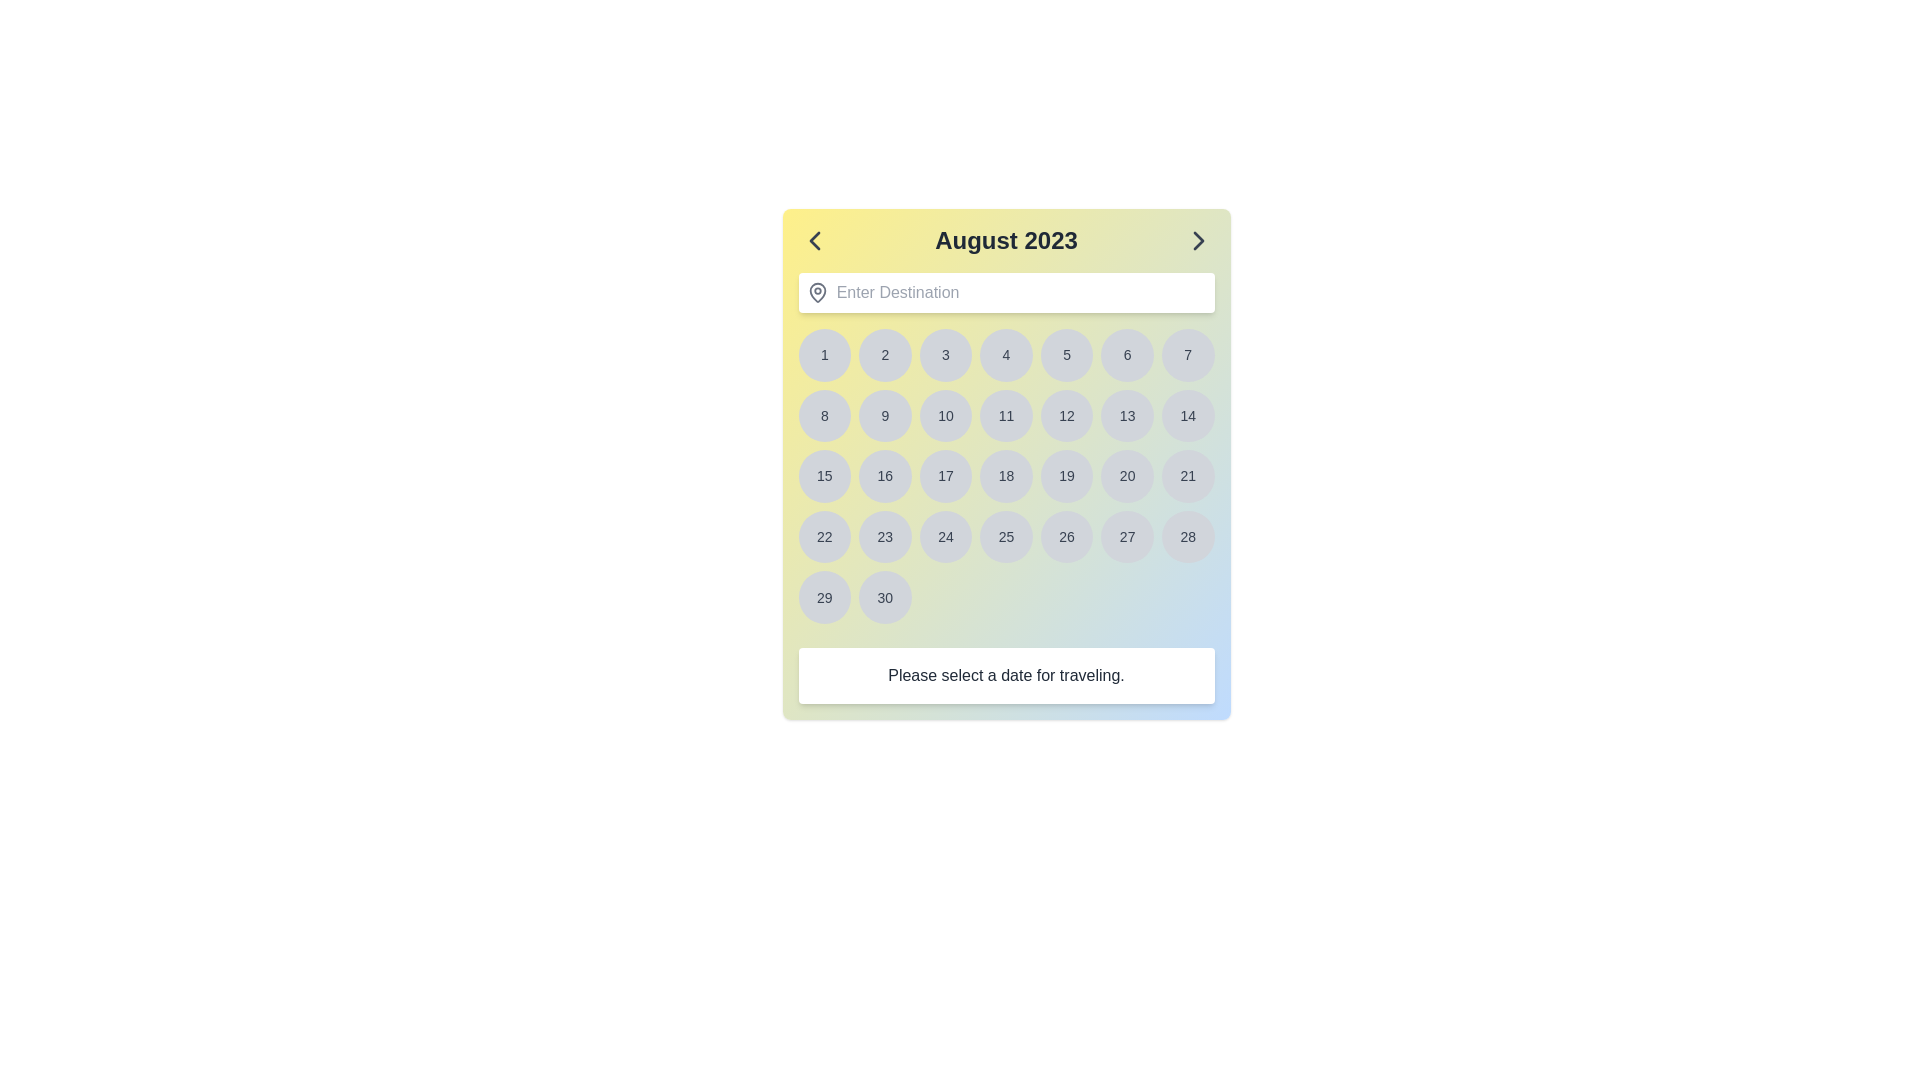 Image resolution: width=1920 pixels, height=1080 pixels. I want to click on the circular button labeled '14' with a light gray background, so click(1188, 414).